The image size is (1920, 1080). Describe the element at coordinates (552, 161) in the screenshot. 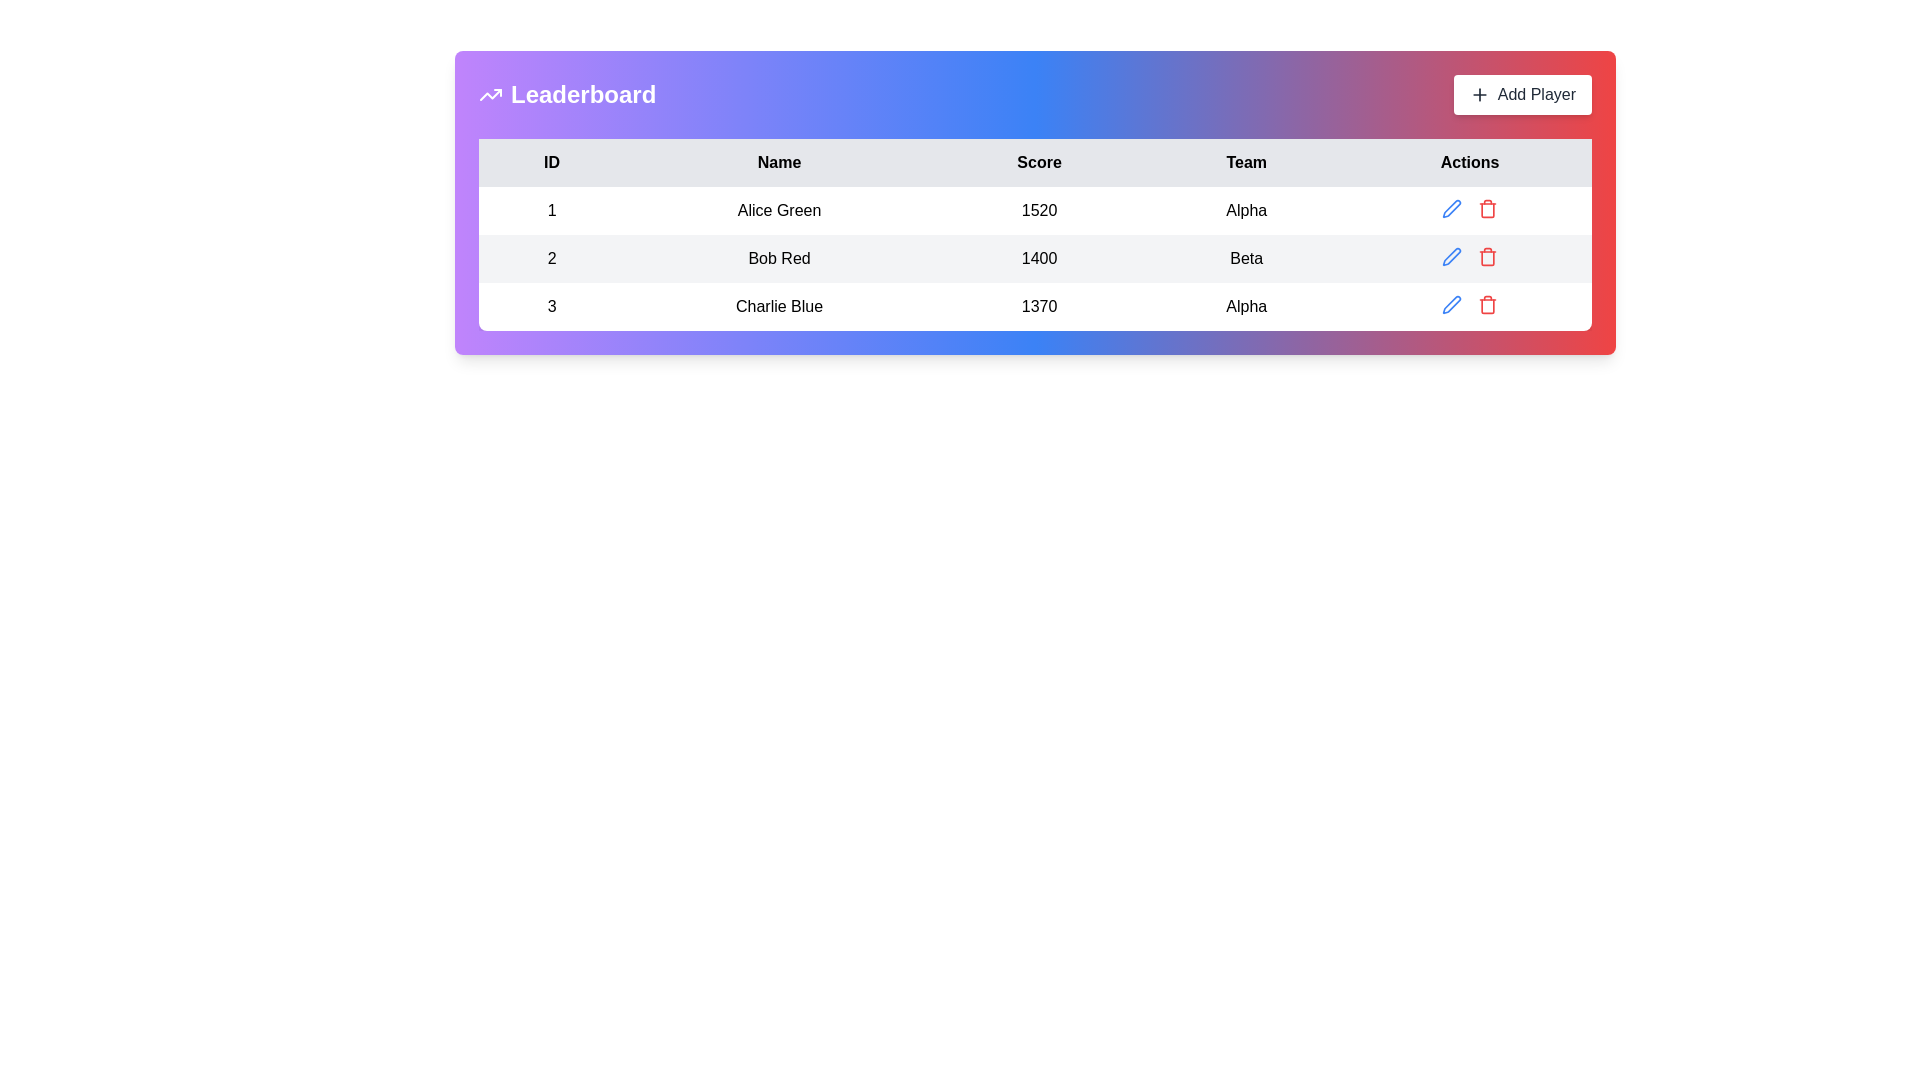

I see `the ID column header label in the leaderboard, which is the first label in a row of five header elements aligned to the leftmost position` at that location.